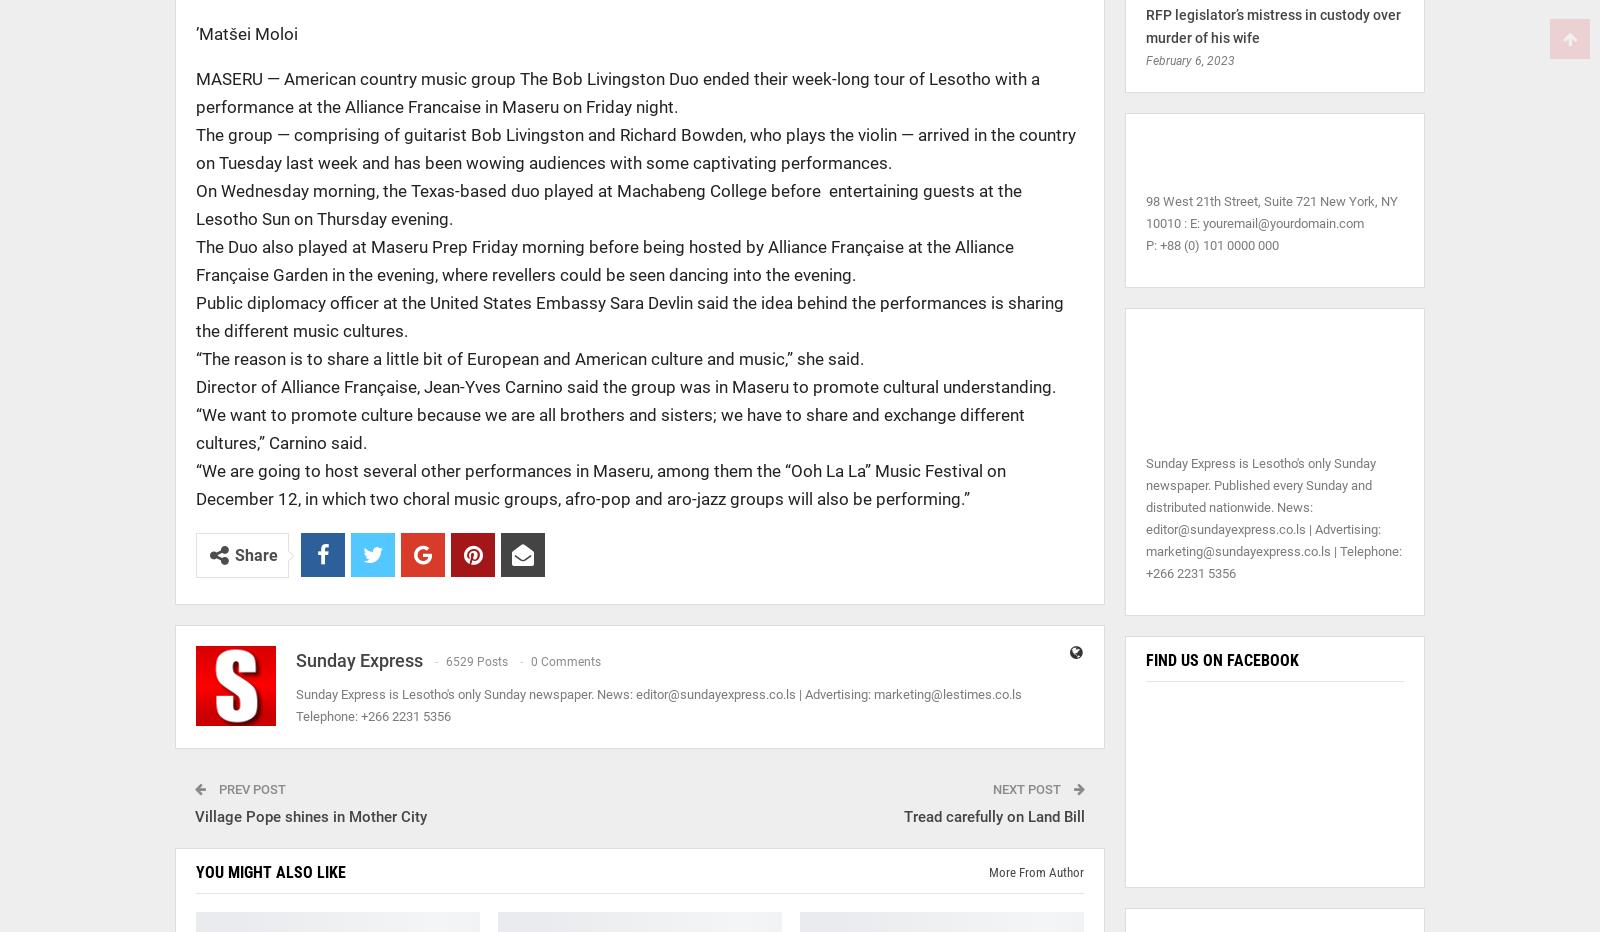  What do you see at coordinates (610, 428) in the screenshot?
I see `'“We want to promote culture because we are all brothers and sisters; we have to share and exchange different cultures,” Carnino said.'` at bounding box center [610, 428].